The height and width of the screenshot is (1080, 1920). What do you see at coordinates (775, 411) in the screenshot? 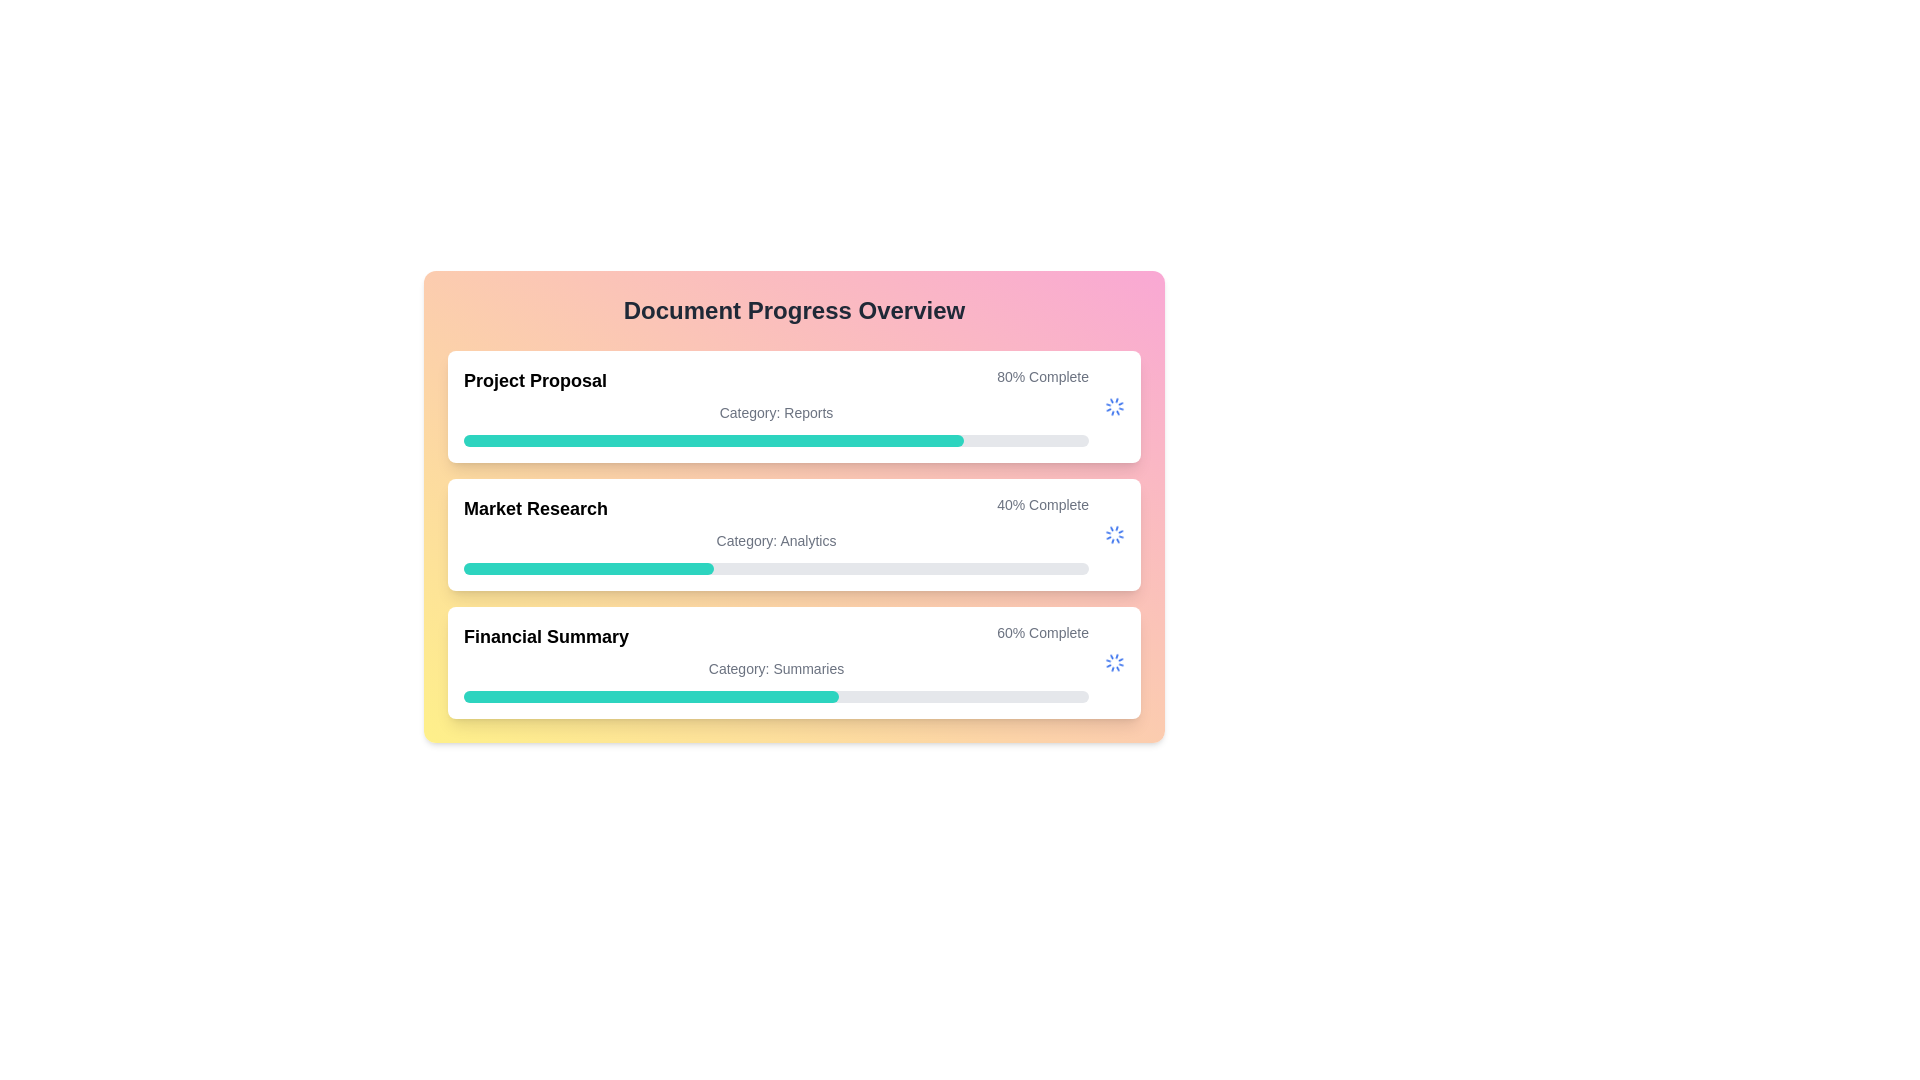
I see `the 'Reports' text label located in the 'Project Proposal' card beneath the progress bar and completion percentage text` at bounding box center [775, 411].